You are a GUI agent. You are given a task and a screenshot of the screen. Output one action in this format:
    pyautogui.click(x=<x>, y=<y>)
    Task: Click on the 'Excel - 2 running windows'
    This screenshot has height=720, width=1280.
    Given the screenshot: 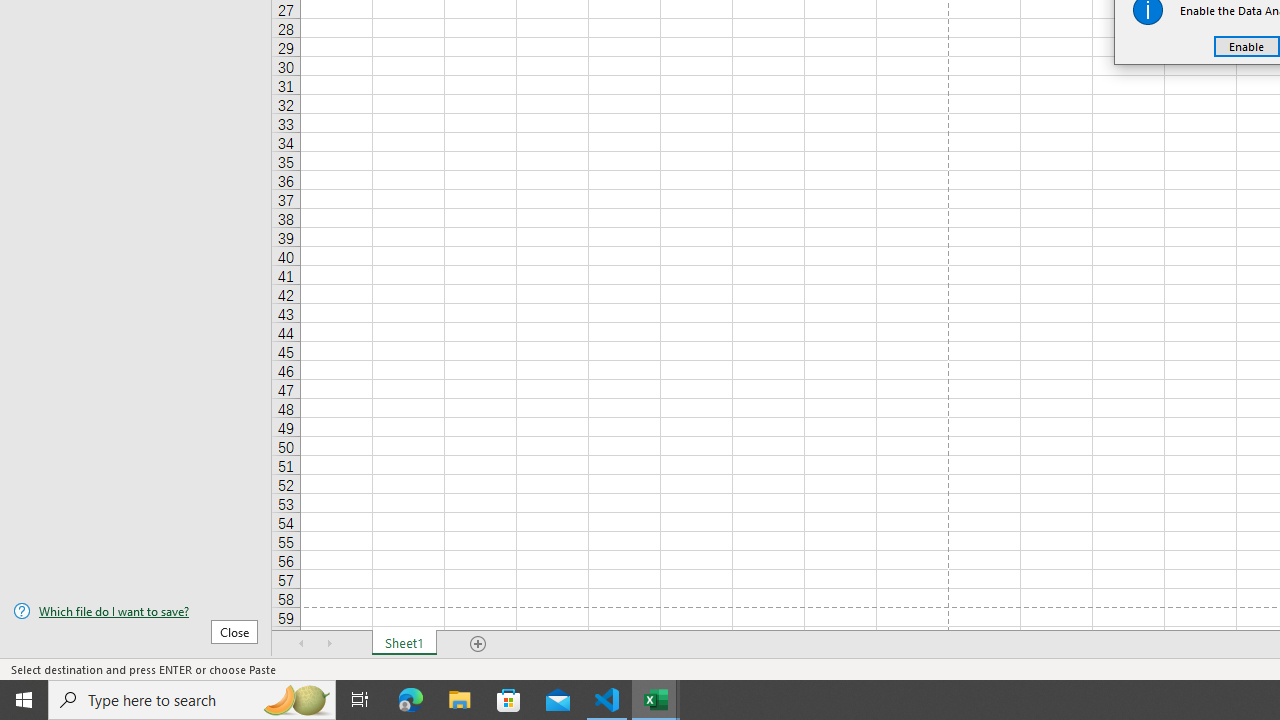 What is the action you would take?
    pyautogui.click(x=656, y=698)
    